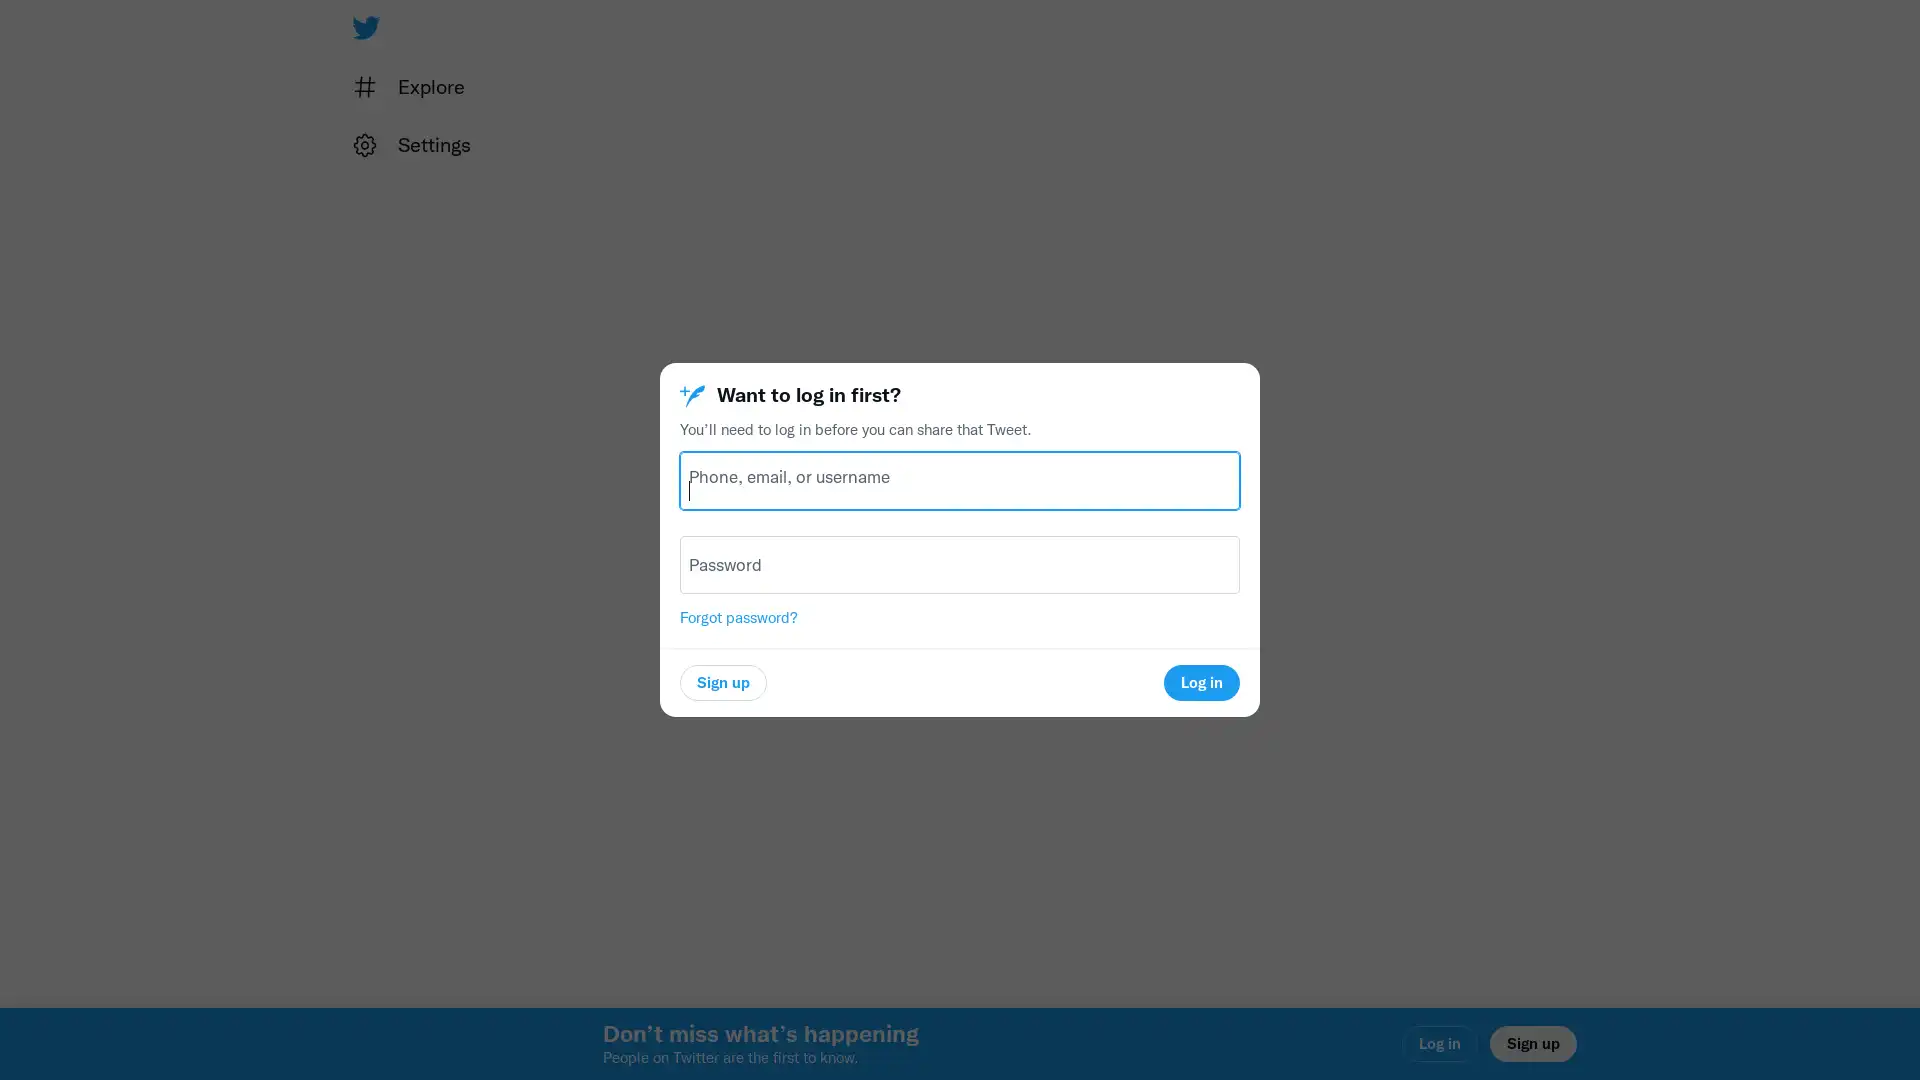 Image resolution: width=1920 pixels, height=1080 pixels. I want to click on Log in, so click(1200, 681).